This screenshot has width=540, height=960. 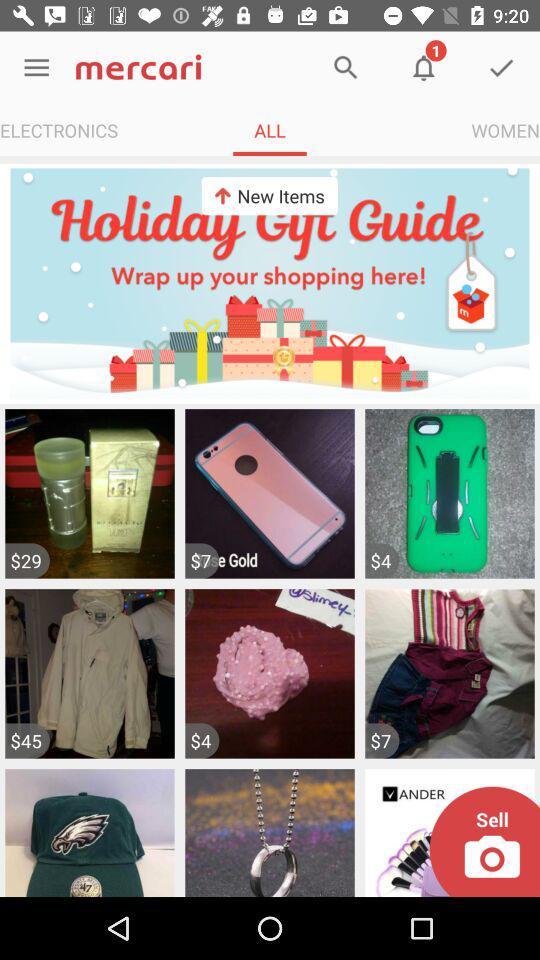 What do you see at coordinates (483, 840) in the screenshot?
I see `take picture` at bounding box center [483, 840].